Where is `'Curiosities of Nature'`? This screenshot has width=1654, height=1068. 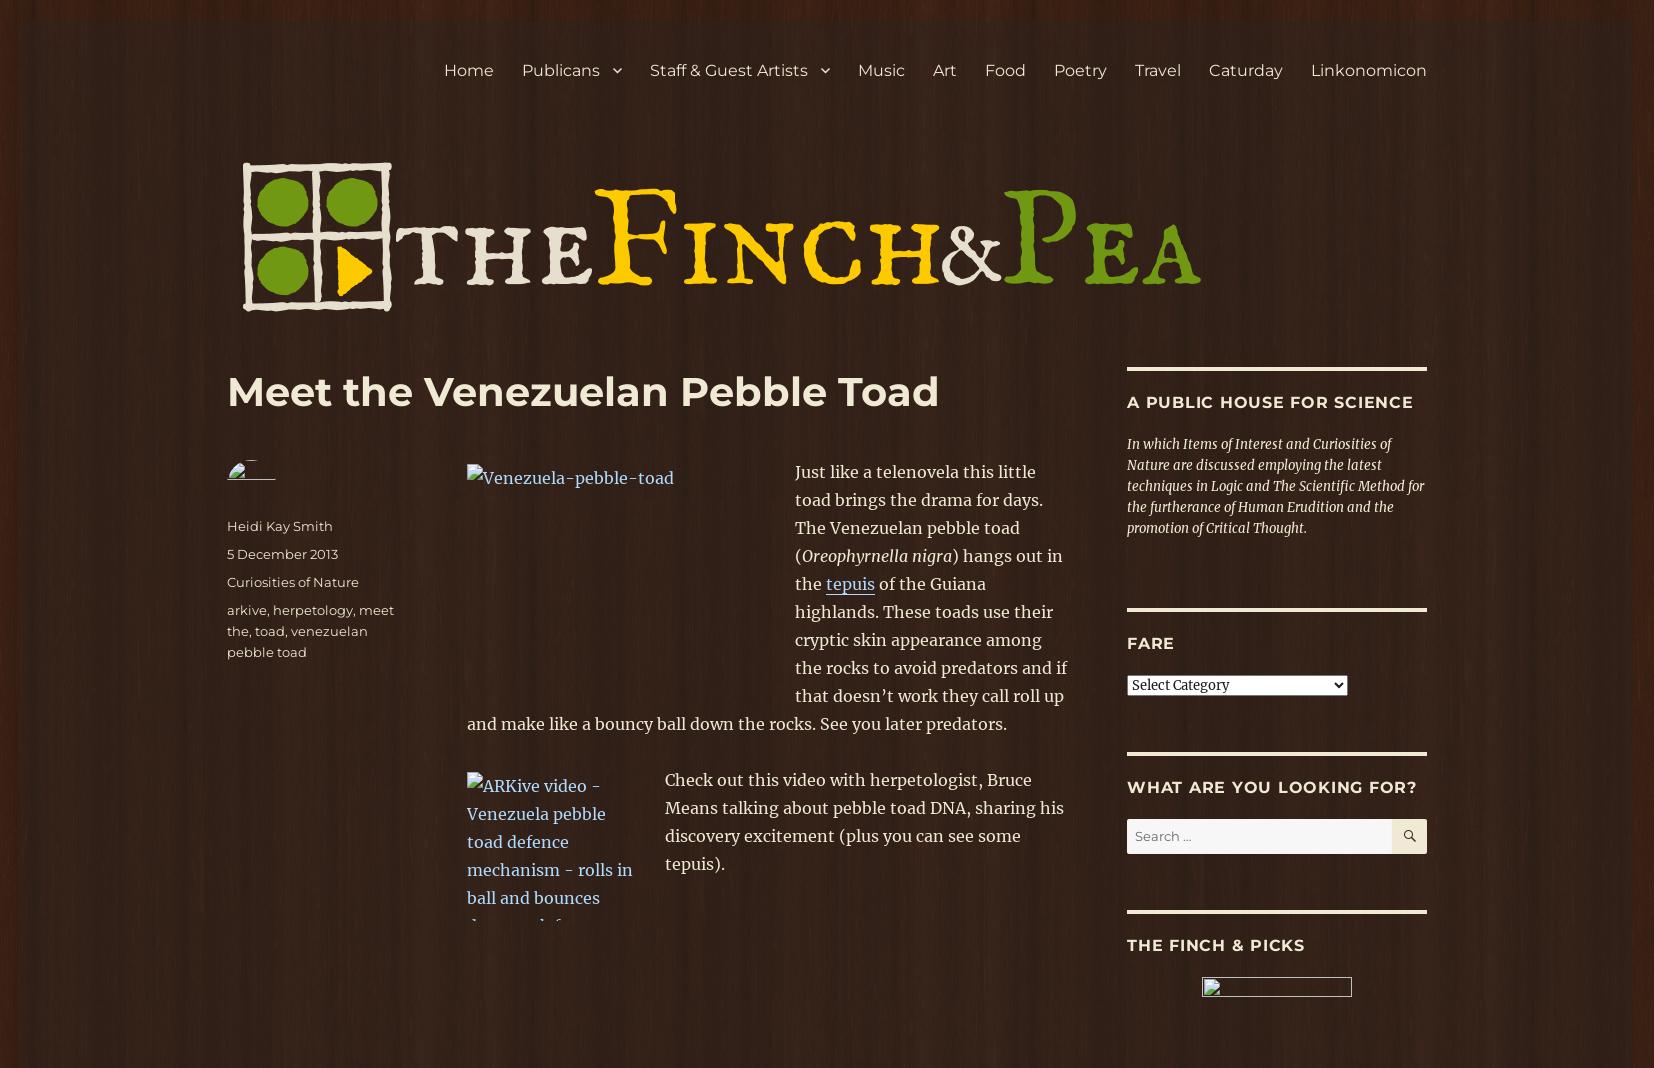
'Curiosities of Nature' is located at coordinates (291, 580).